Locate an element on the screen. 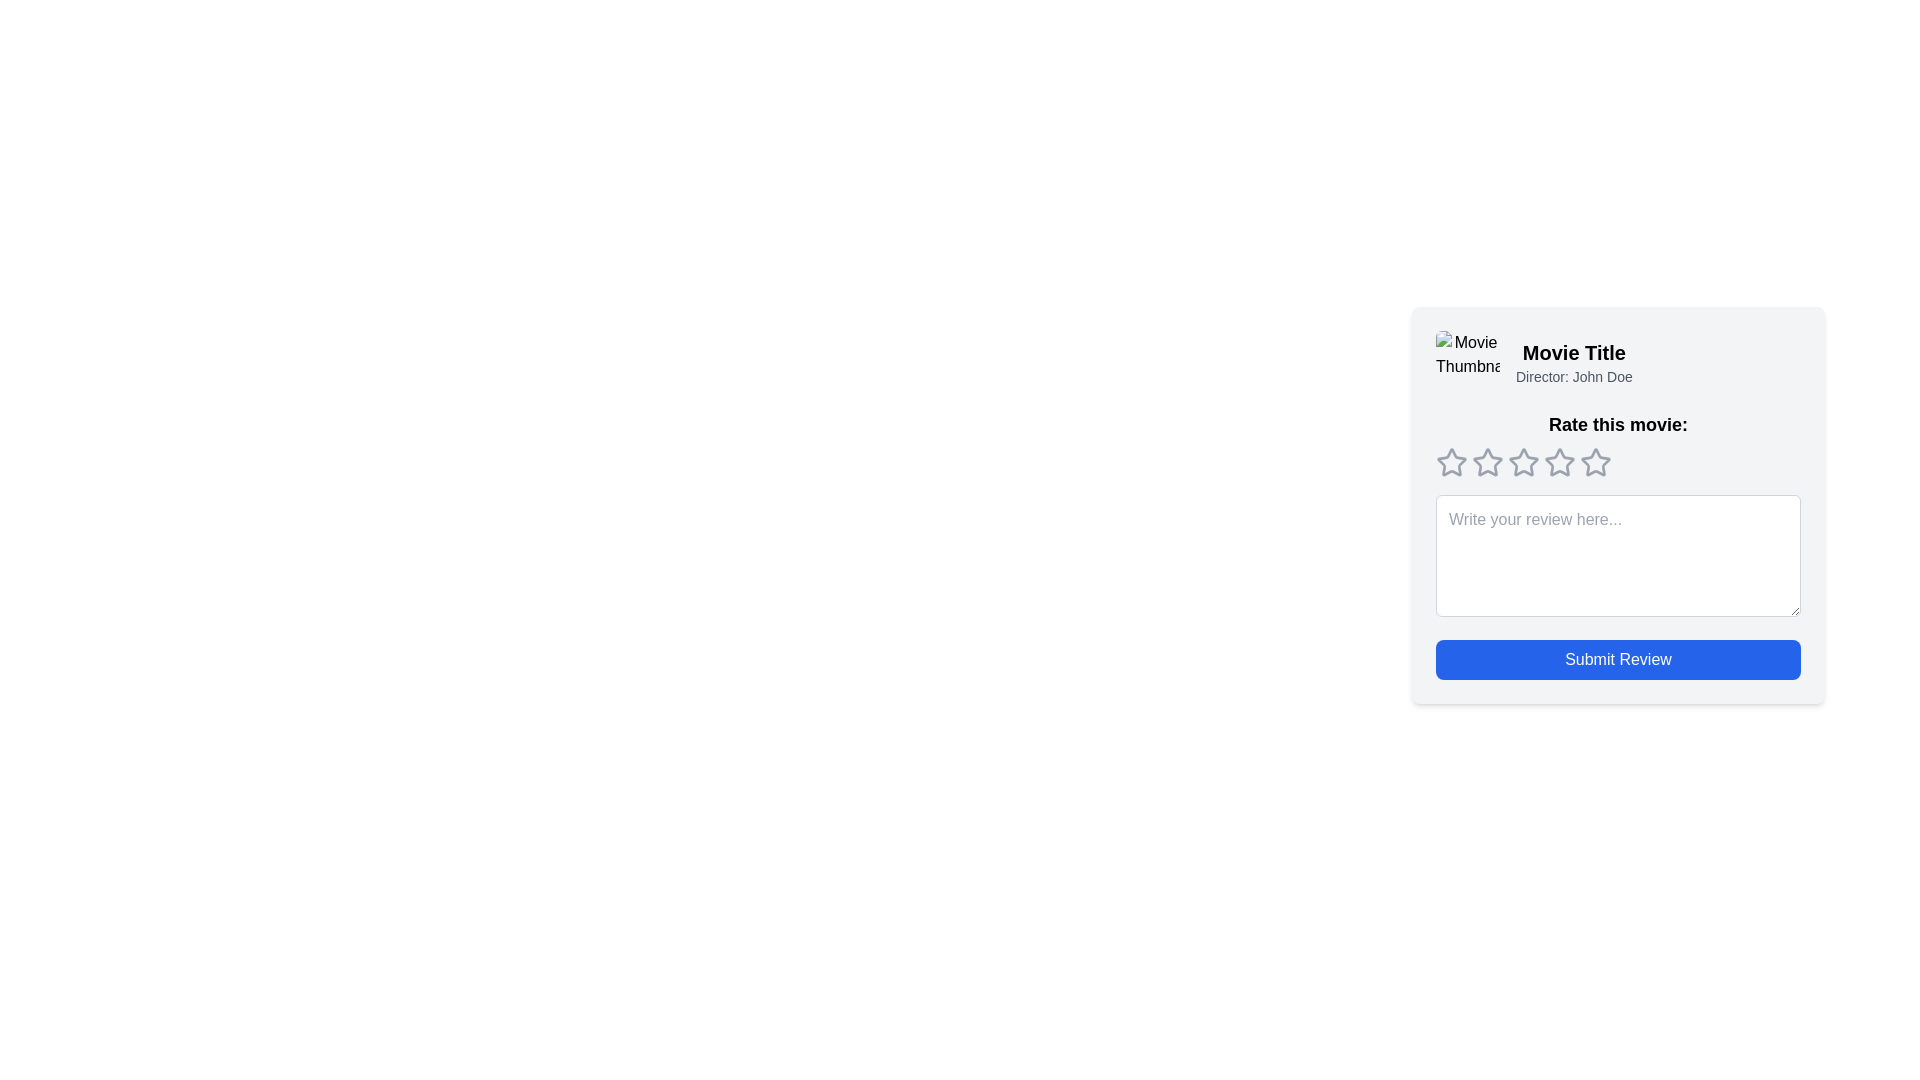 The height and width of the screenshot is (1080, 1920). the second star in the row of five rating stars, located in the 'Rate this movie' section is located at coordinates (1488, 462).